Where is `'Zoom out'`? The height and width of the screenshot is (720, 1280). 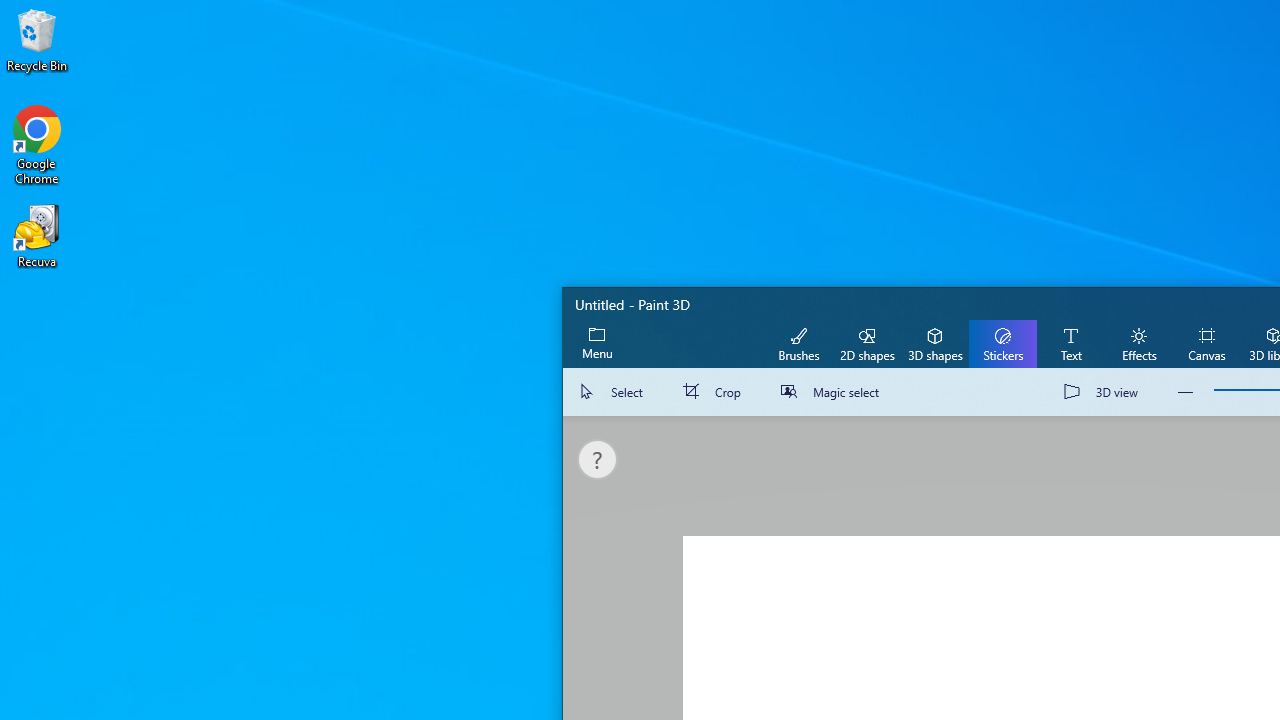
'Zoom out' is located at coordinates (1185, 392).